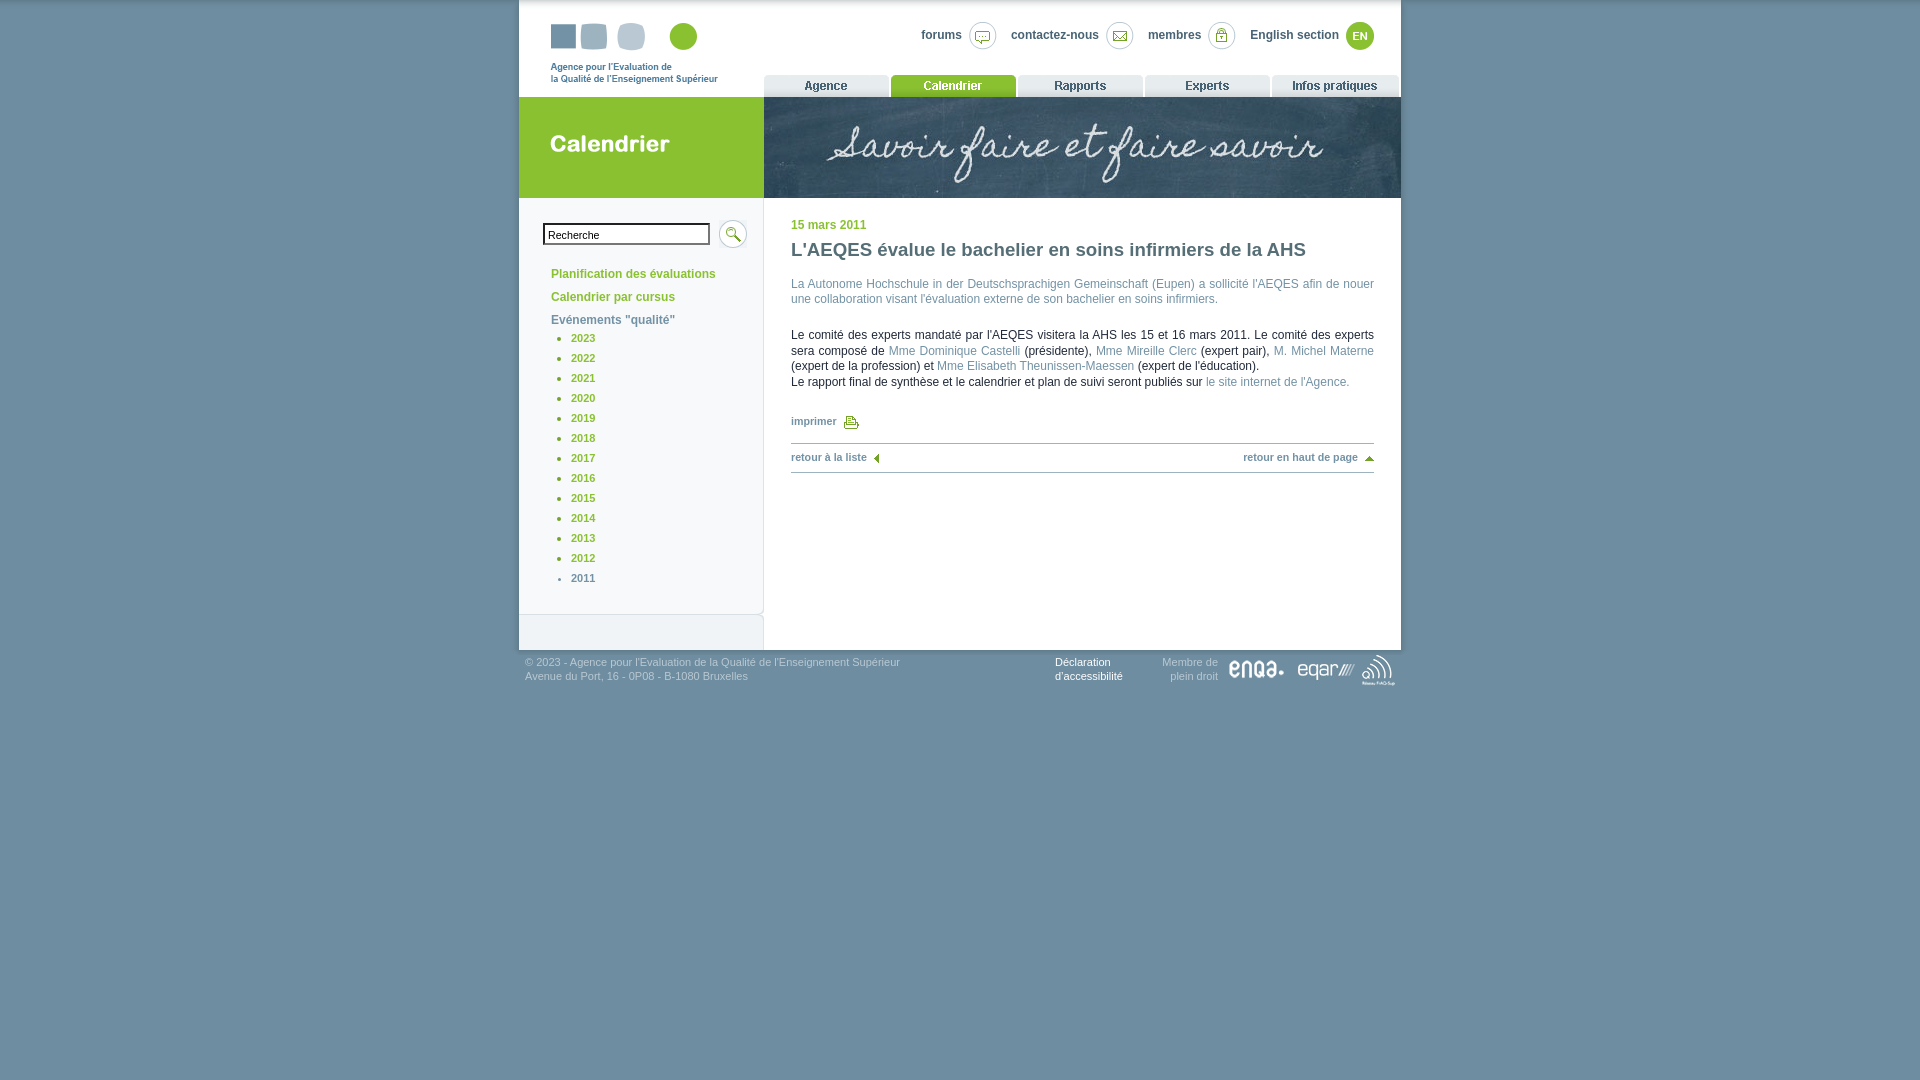 This screenshot has height=1080, width=1920. What do you see at coordinates (581, 458) in the screenshot?
I see `'2017'` at bounding box center [581, 458].